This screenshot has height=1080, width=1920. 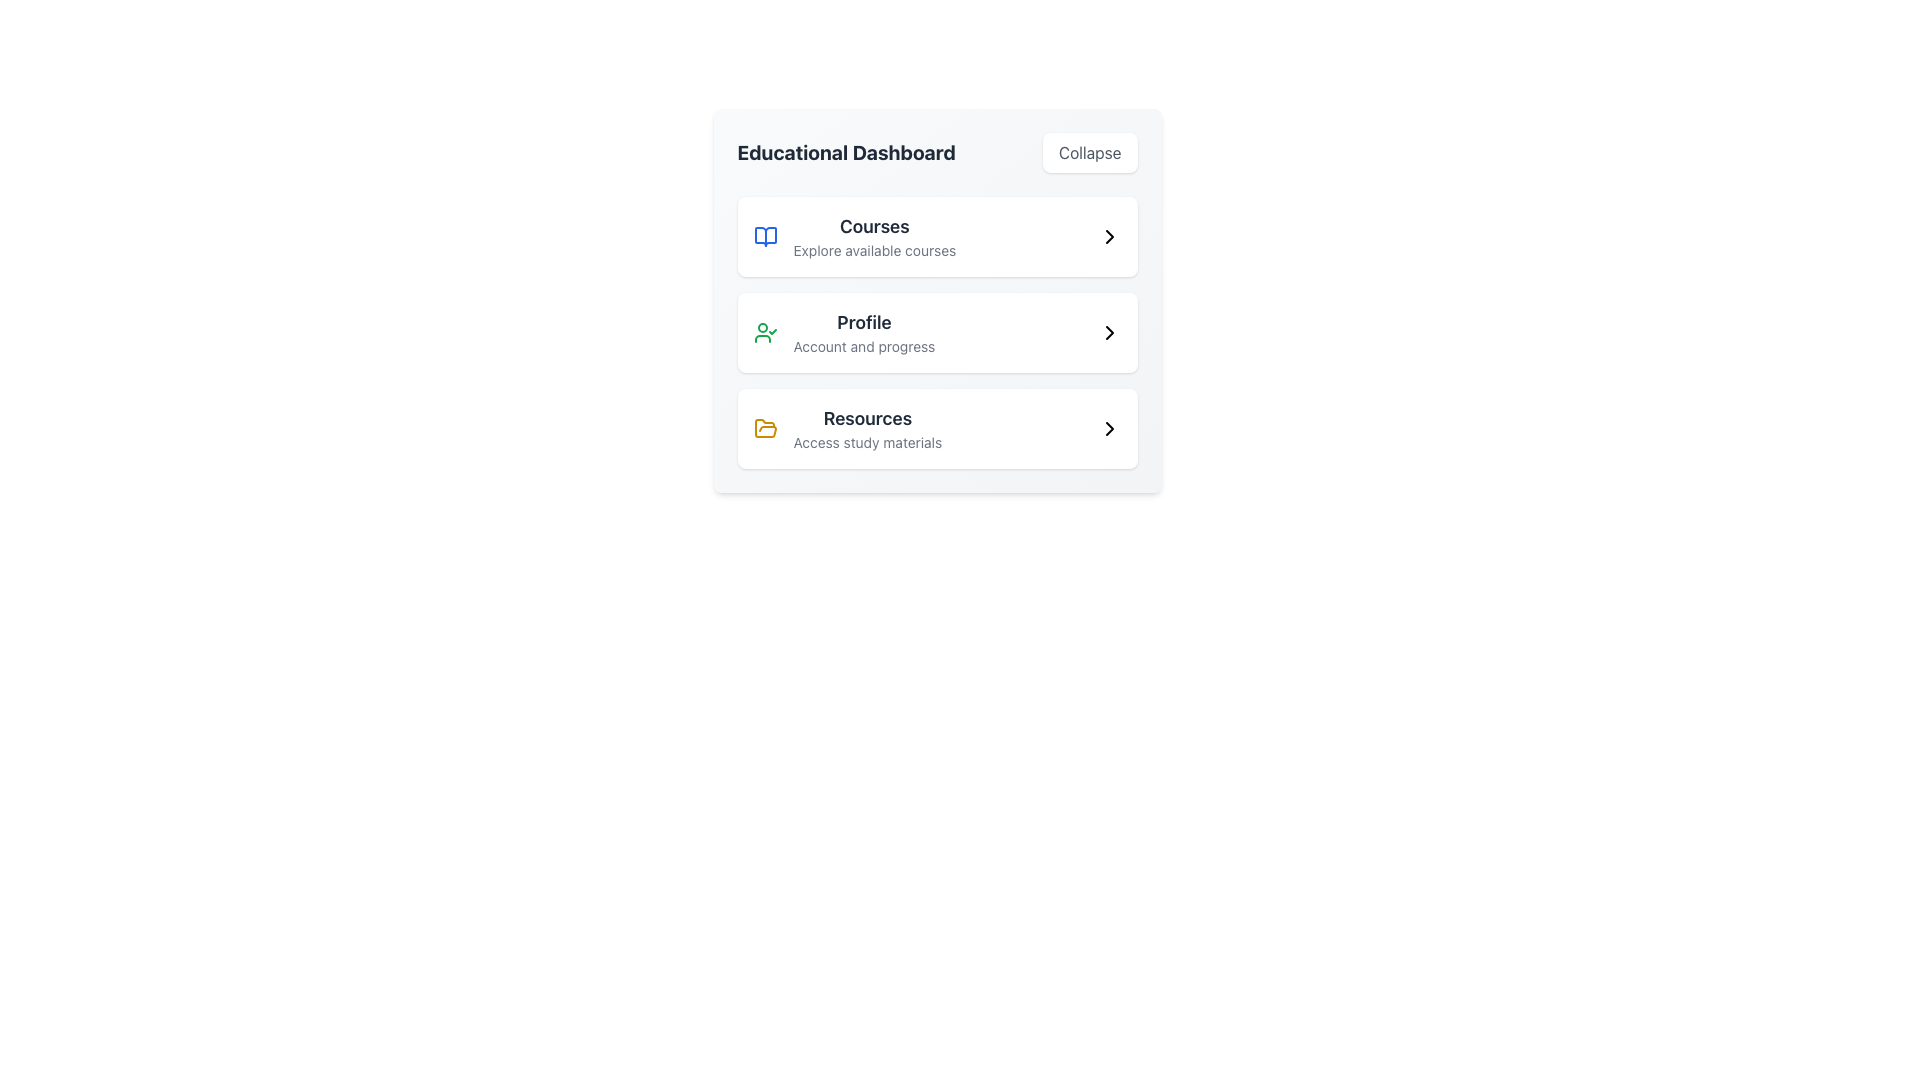 I want to click on the user profile status icon located to the left of the 'Profile' text label in the 'Profile' section of the interface, so click(x=764, y=331).